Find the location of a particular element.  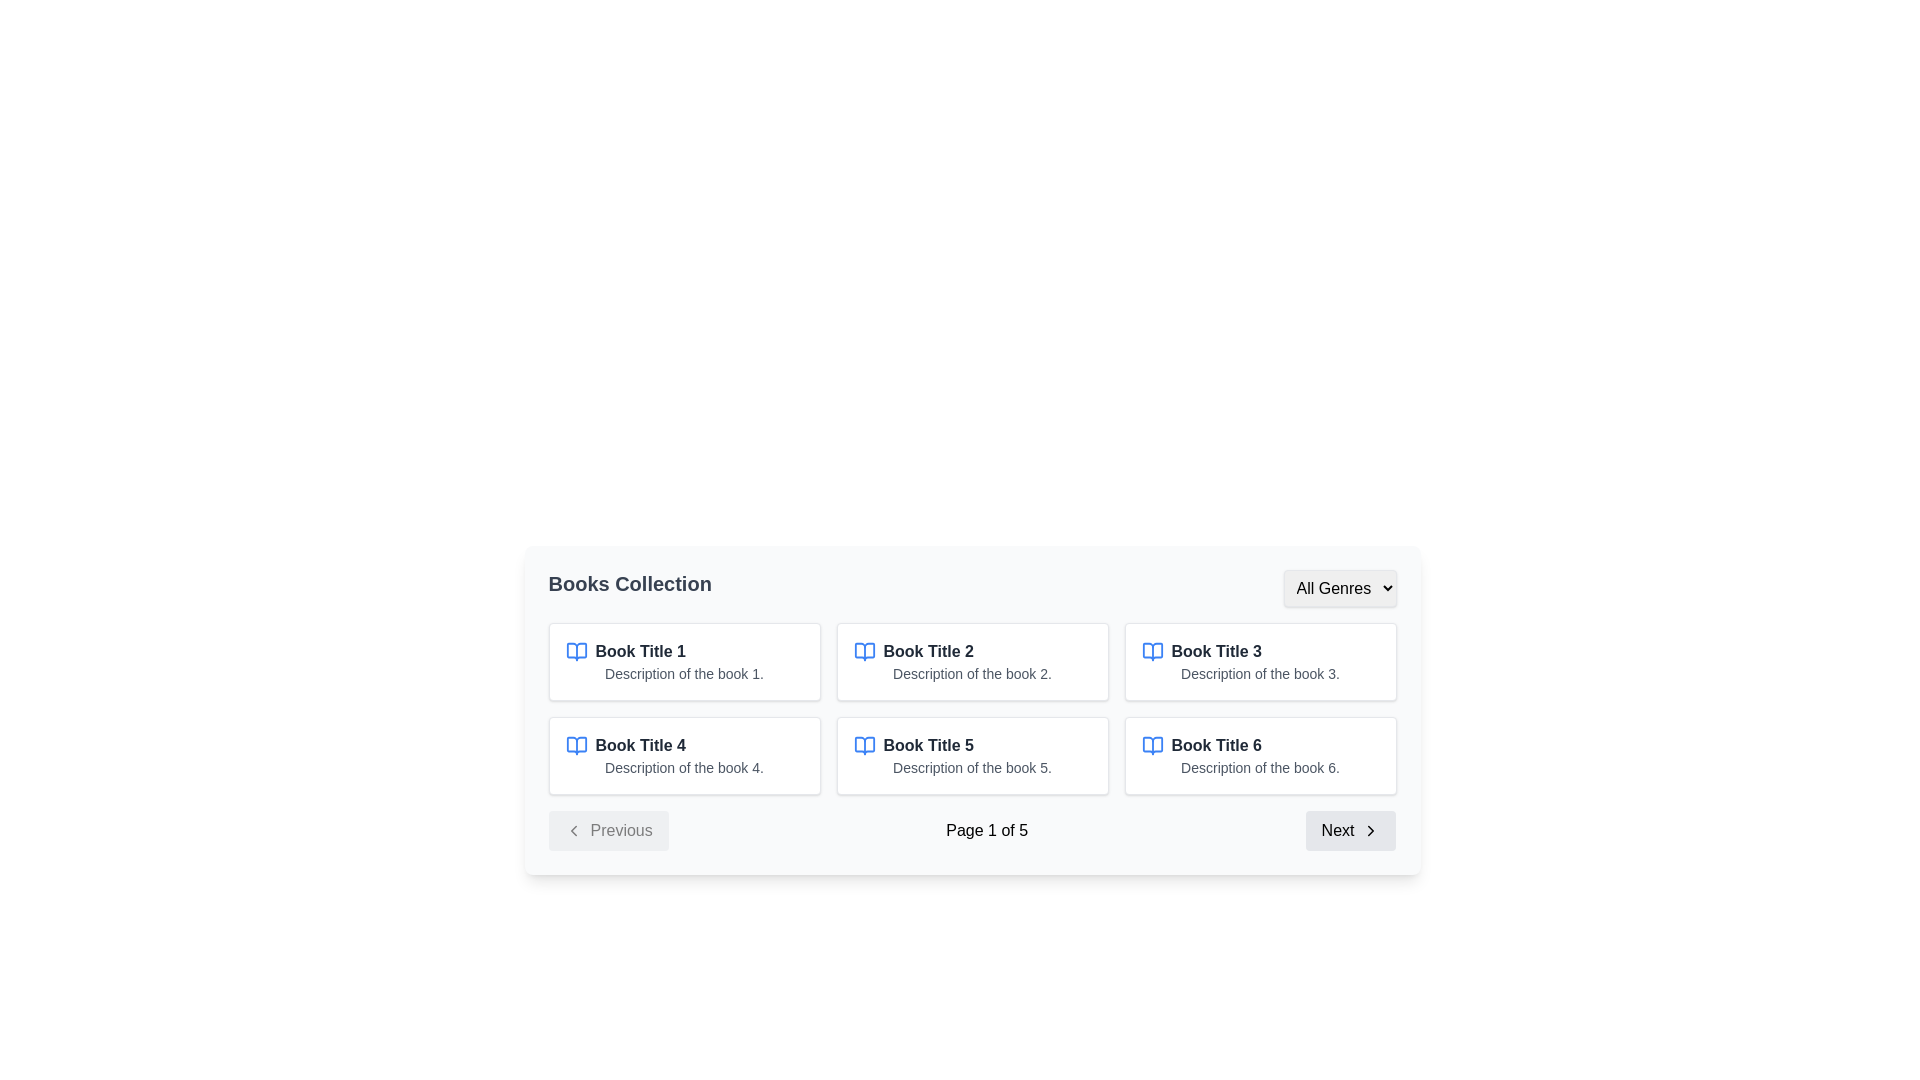

text content of the element displaying 'Description of the book 5.' which is styled in a small gray font and located below the title 'Book Title 5' in the fifth cell of the 'Books Collection' section is located at coordinates (972, 766).